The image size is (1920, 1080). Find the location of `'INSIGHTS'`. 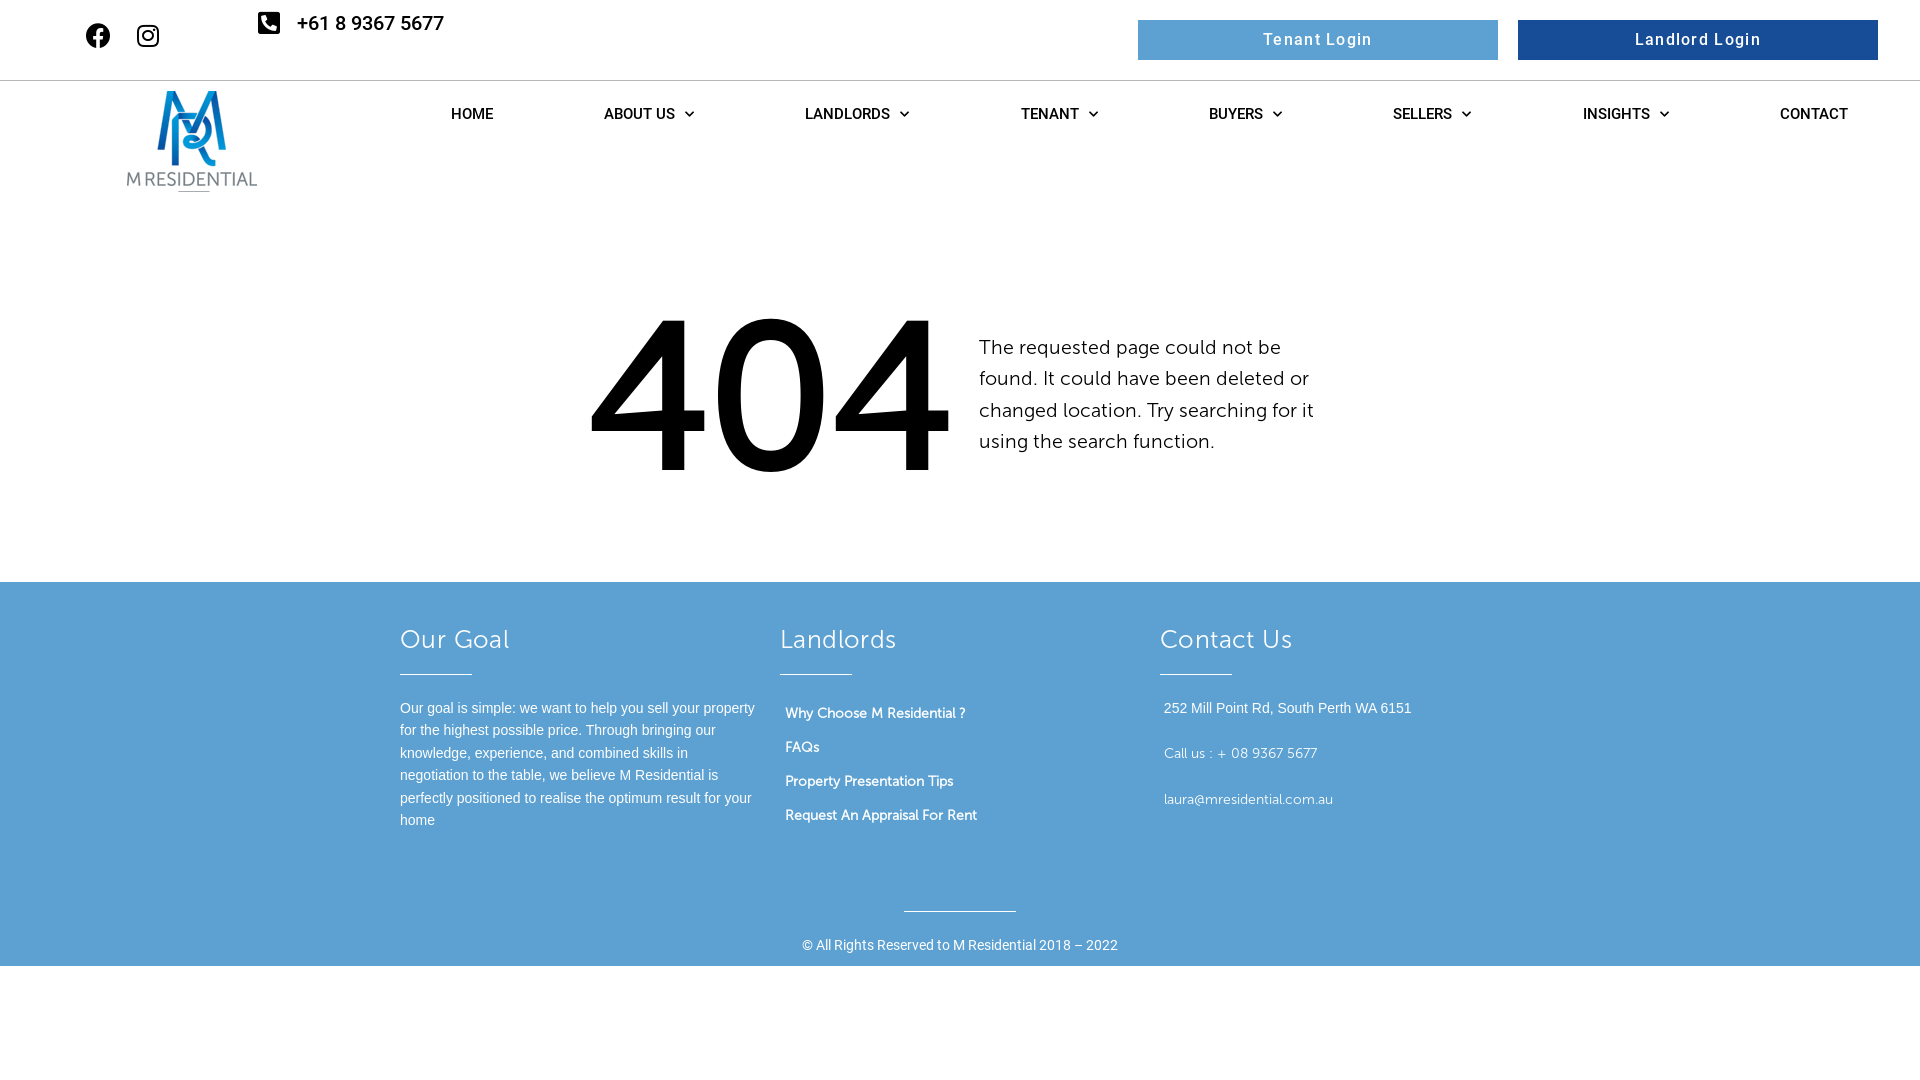

'INSIGHTS' is located at coordinates (1525, 114).